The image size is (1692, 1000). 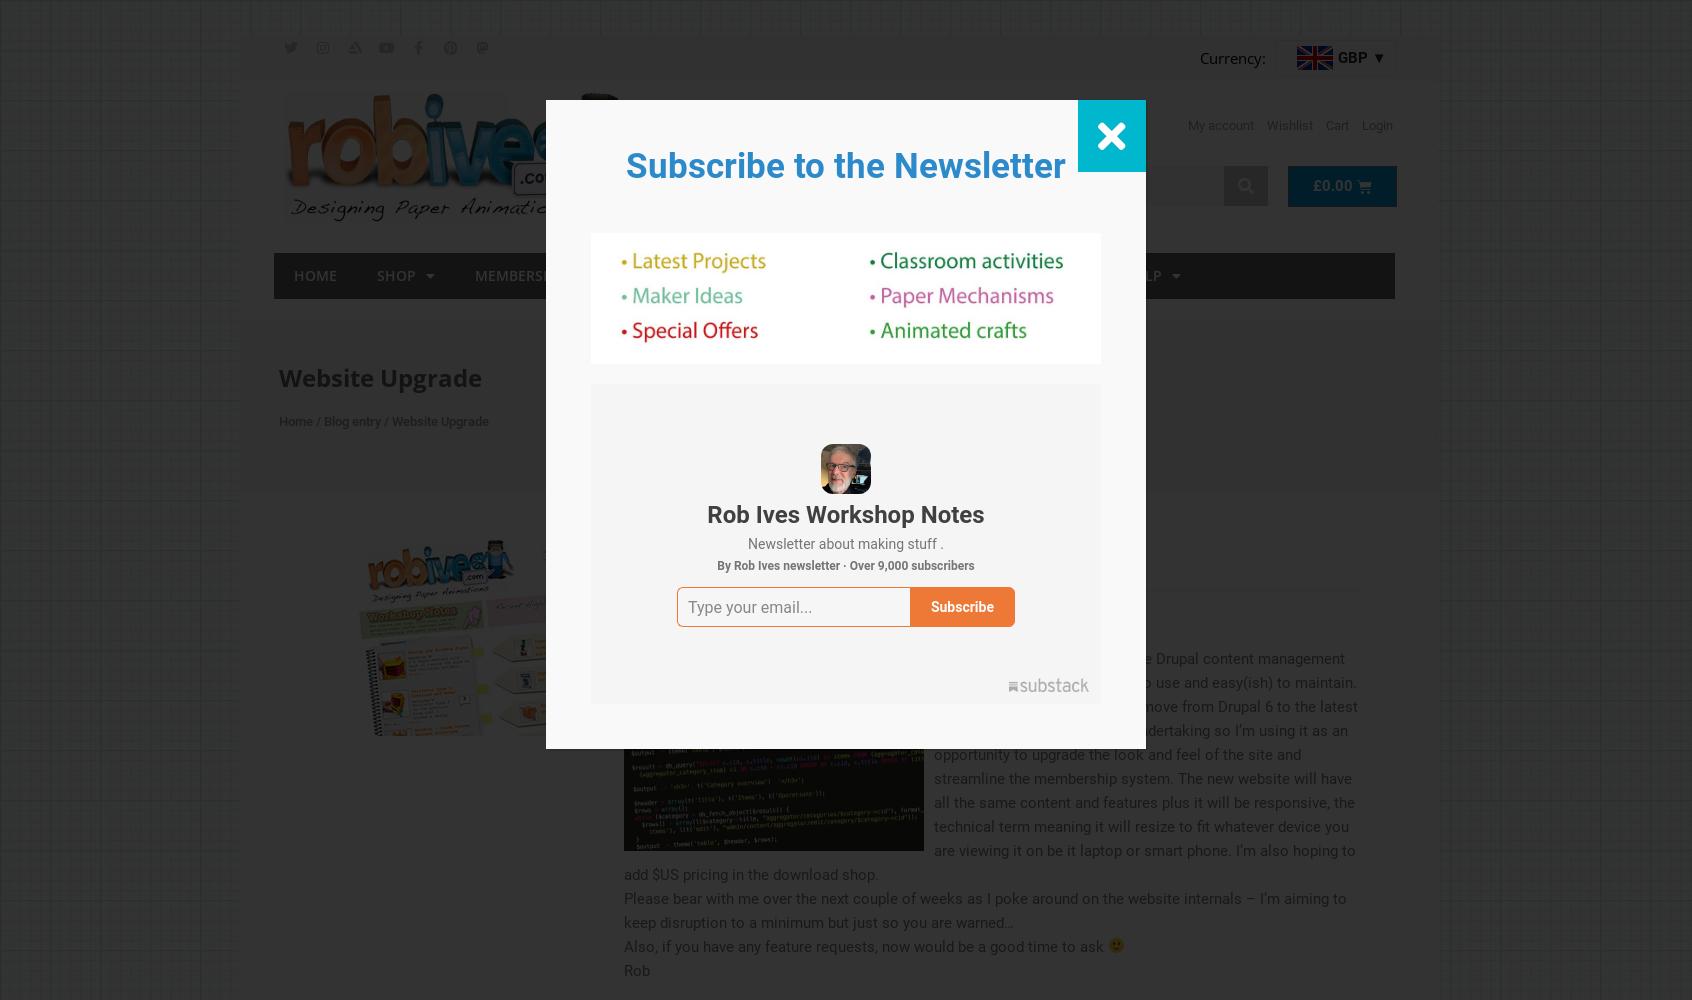 I want to click on 'Shop', so click(x=395, y=274).